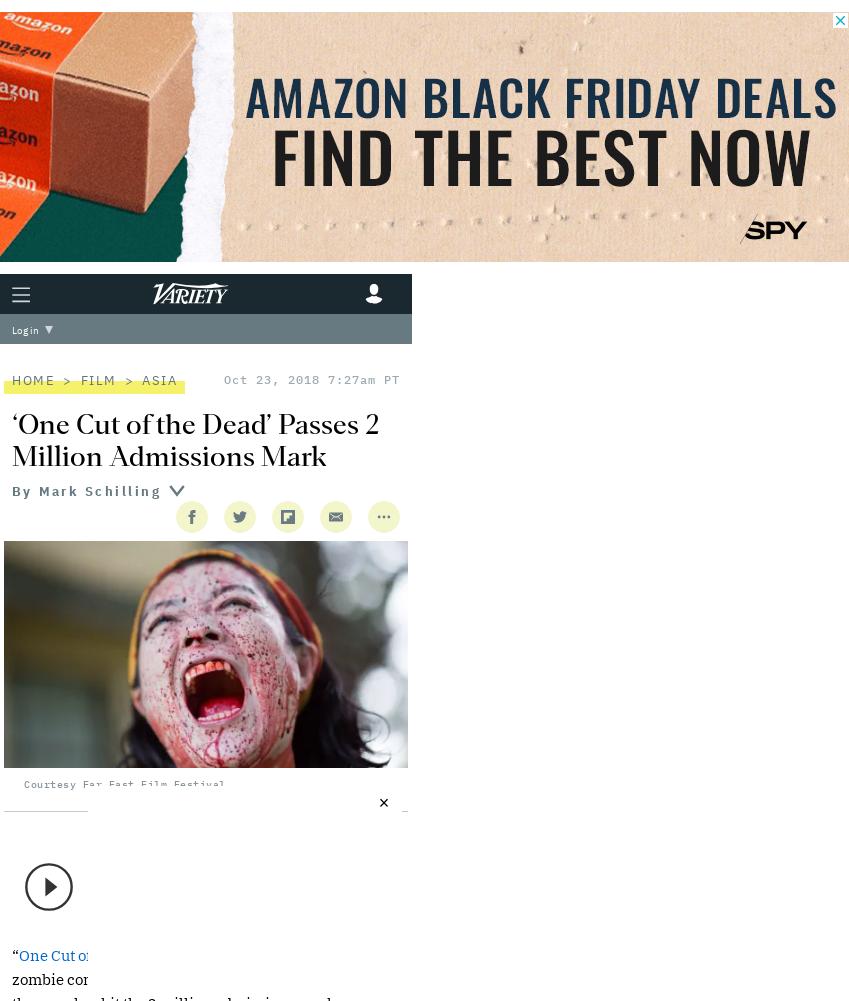  Describe the element at coordinates (194, 441) in the screenshot. I see `'‘One Cut of the Dead’ Passes 2 Million Admissions Mark'` at that location.